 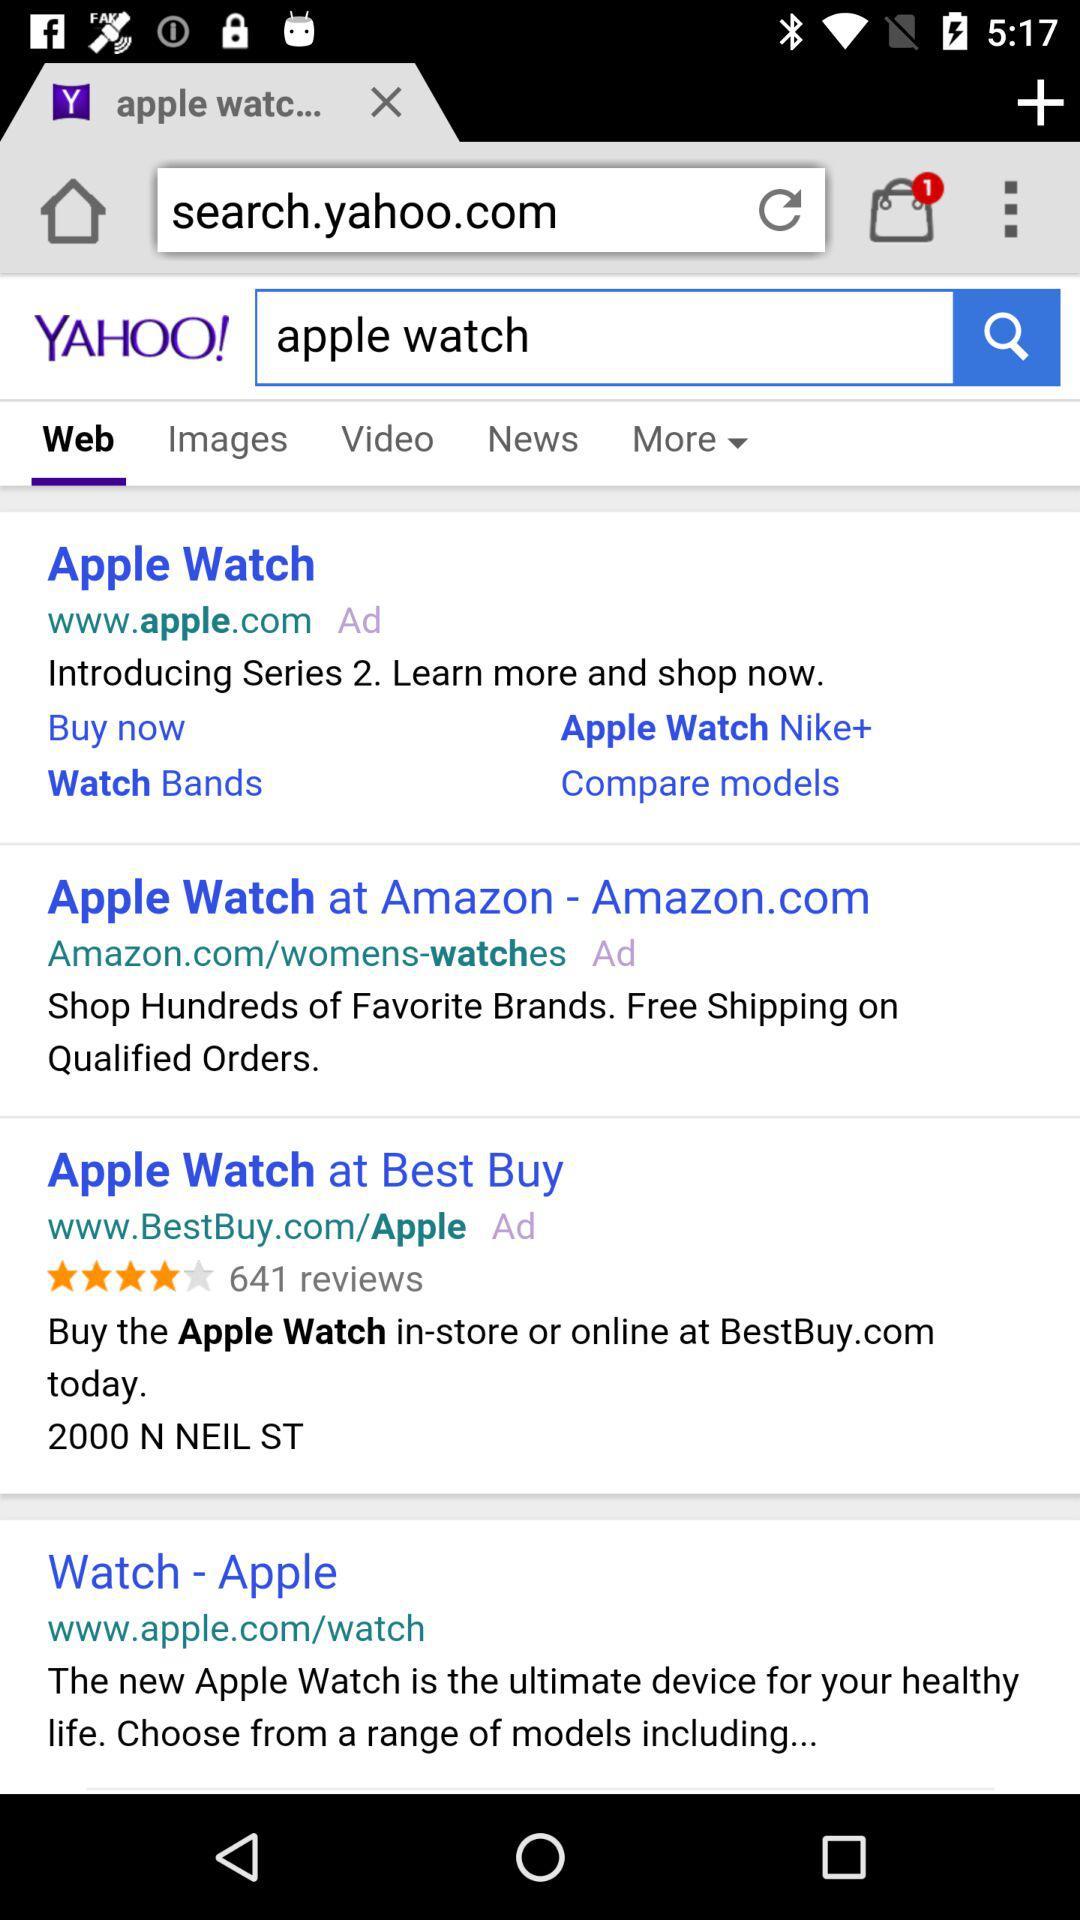 What do you see at coordinates (1039, 101) in the screenshot?
I see `button` at bounding box center [1039, 101].